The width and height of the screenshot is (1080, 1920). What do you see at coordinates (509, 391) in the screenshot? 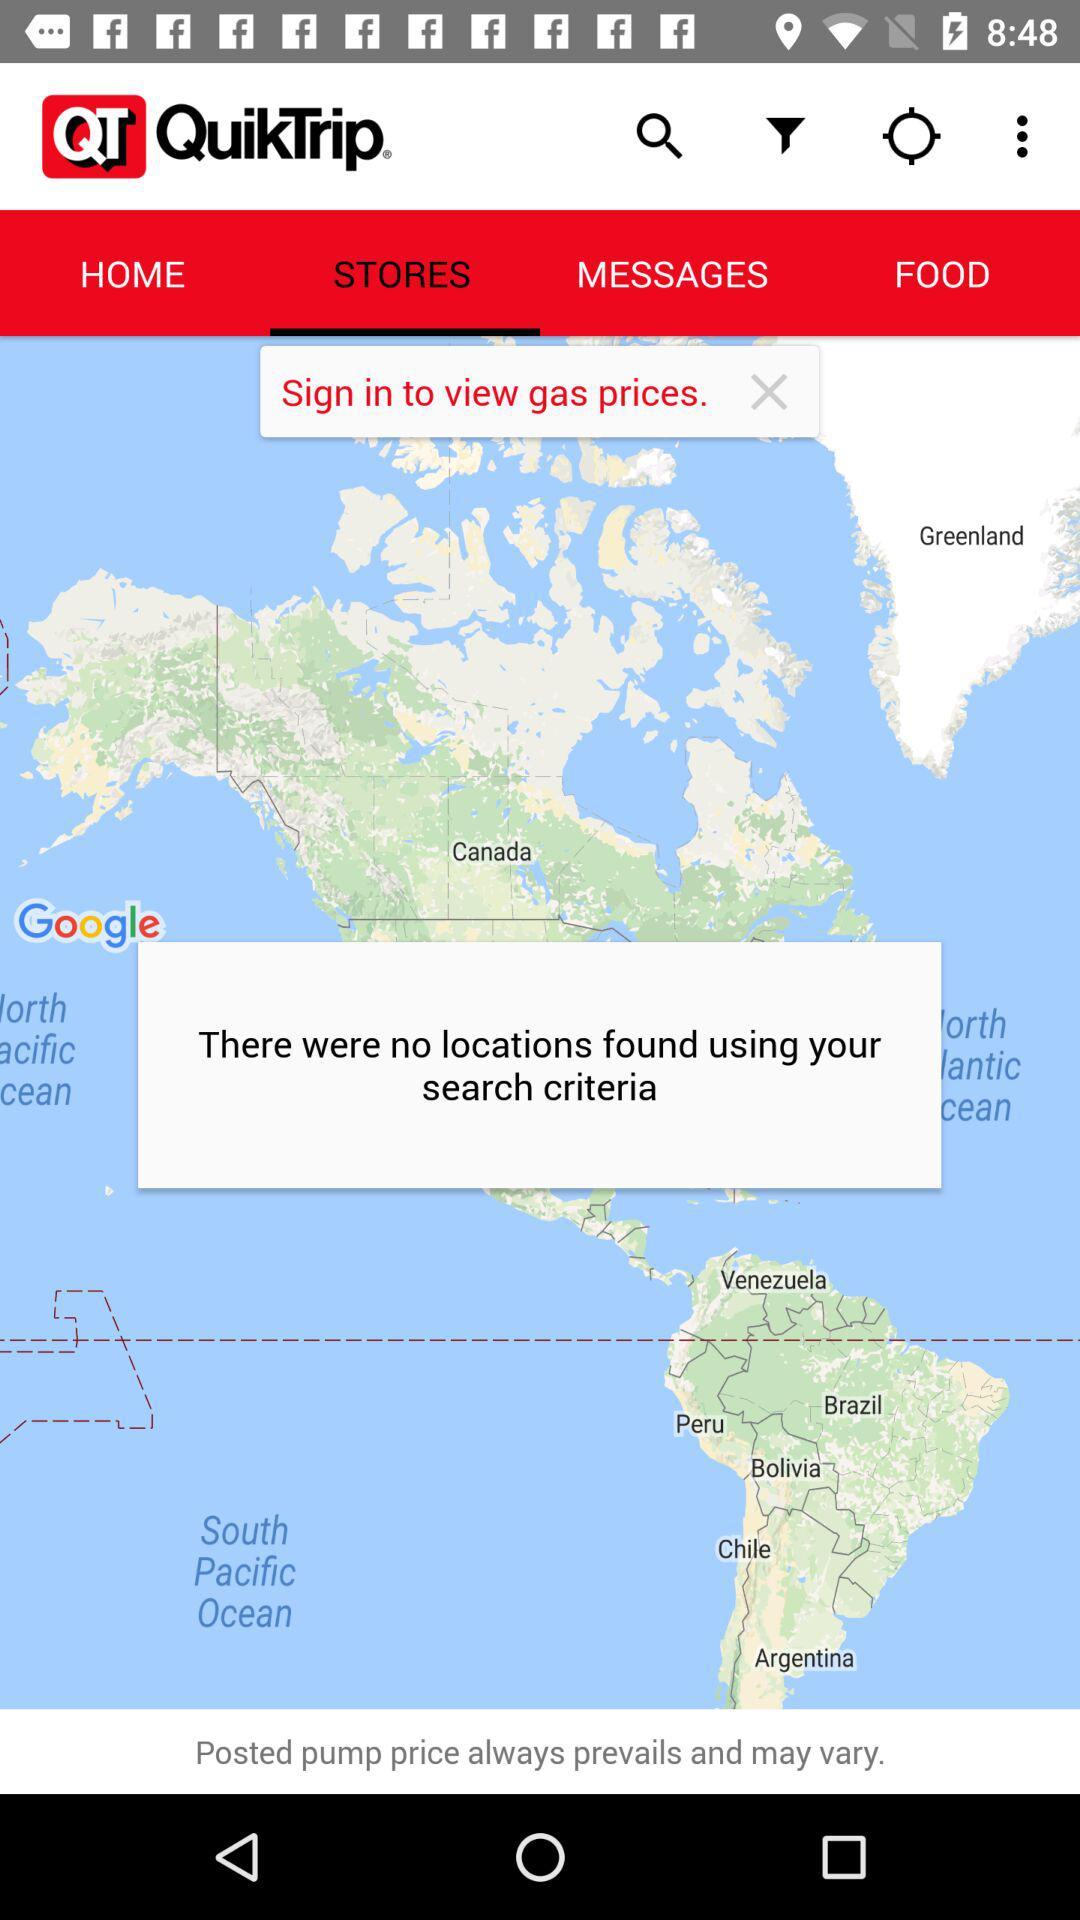
I see `item below the stores` at bounding box center [509, 391].